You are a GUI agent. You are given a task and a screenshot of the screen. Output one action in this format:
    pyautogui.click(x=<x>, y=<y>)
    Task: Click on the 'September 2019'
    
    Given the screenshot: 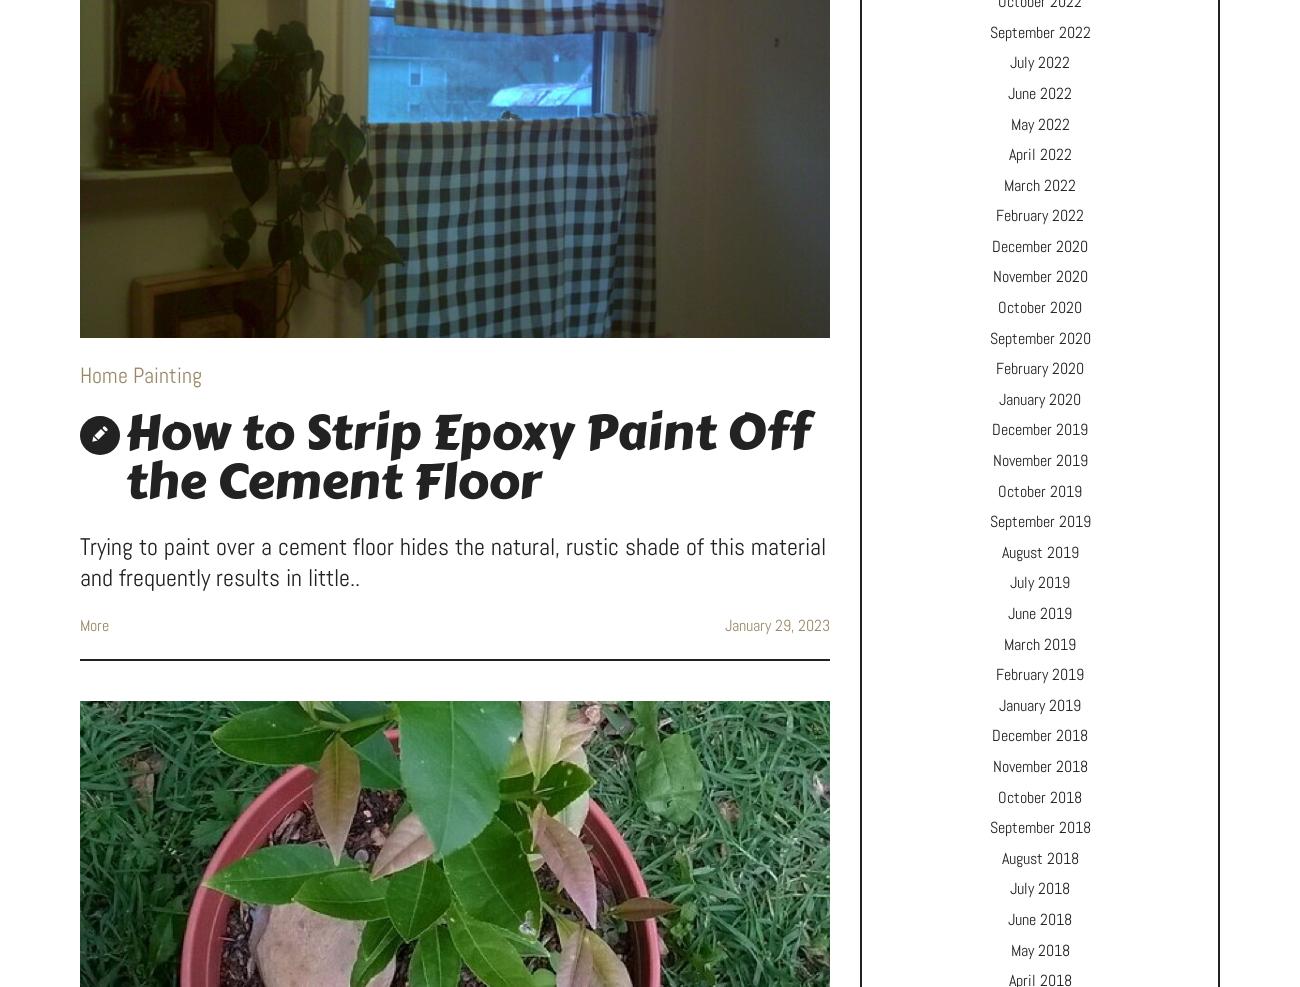 What is the action you would take?
    pyautogui.click(x=1039, y=521)
    